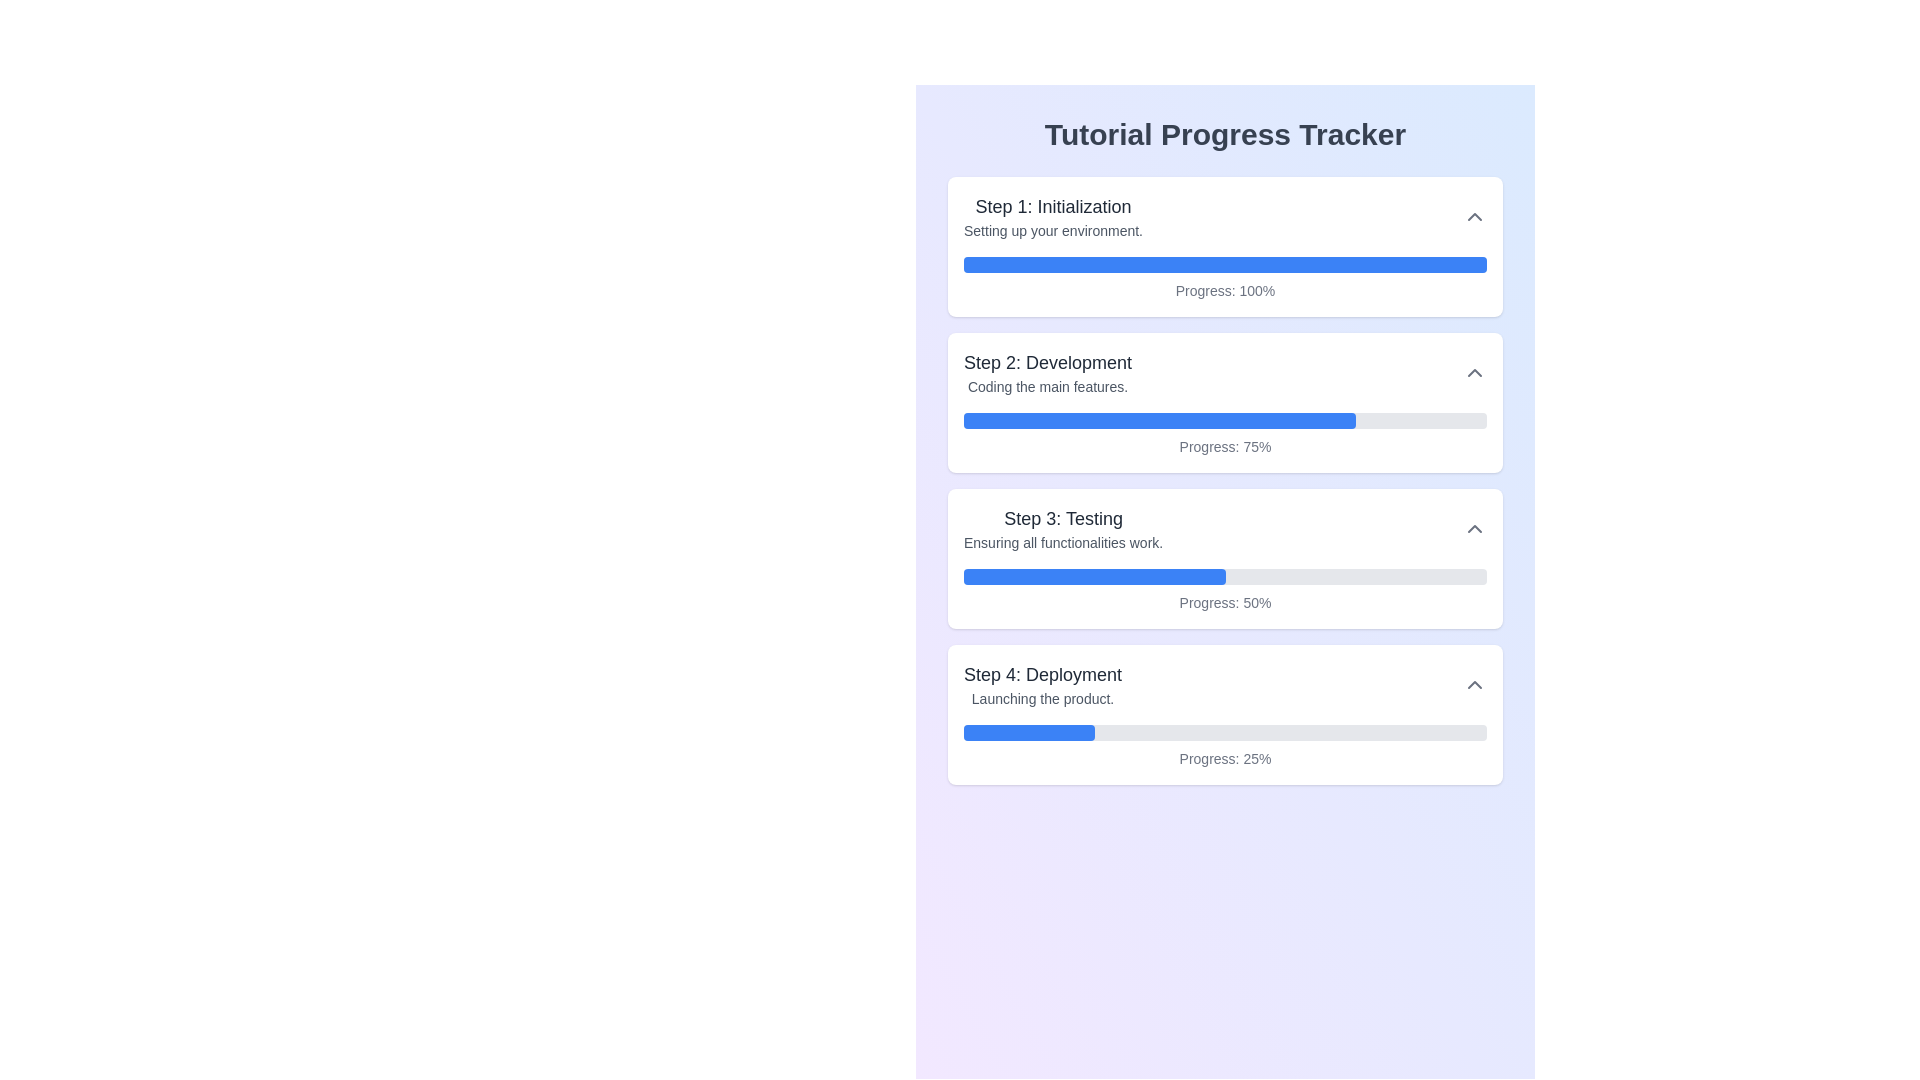 This screenshot has height=1080, width=1920. I want to click on the upward-facing arrow icon located to the right of 'Step 2: Development', so click(1474, 373).